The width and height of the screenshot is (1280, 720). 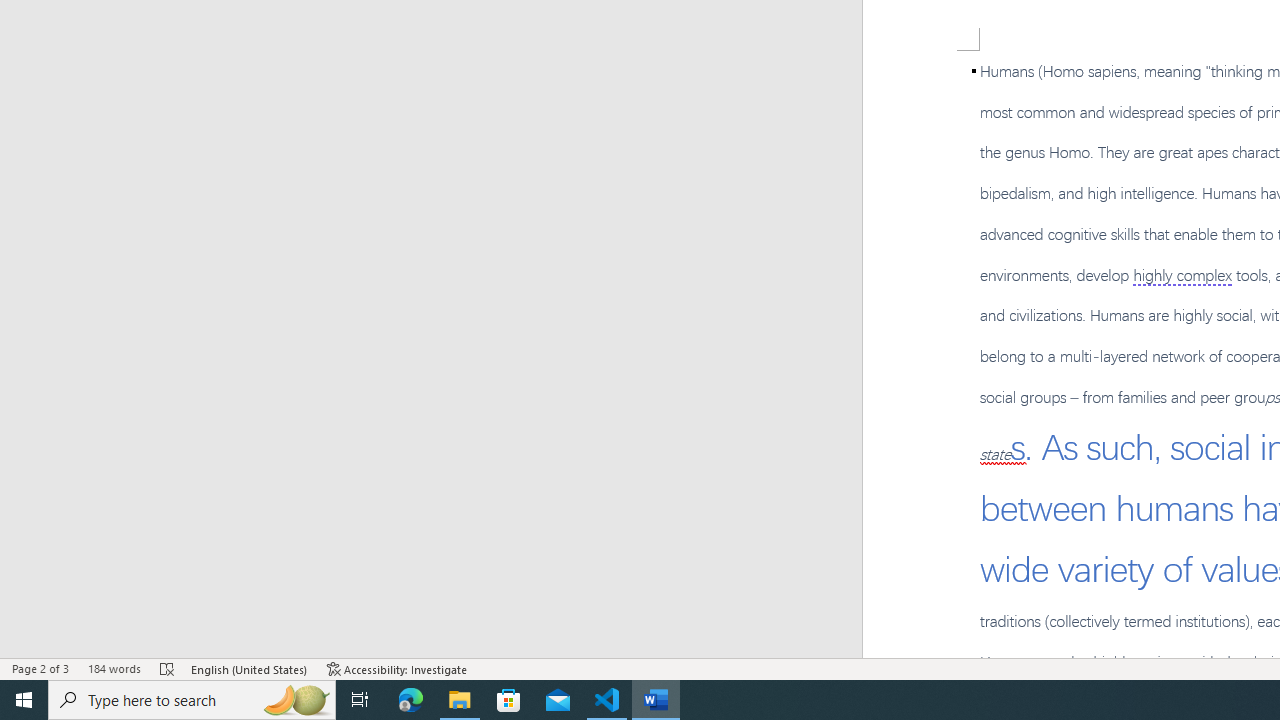 I want to click on 'Task View', so click(x=359, y=698).